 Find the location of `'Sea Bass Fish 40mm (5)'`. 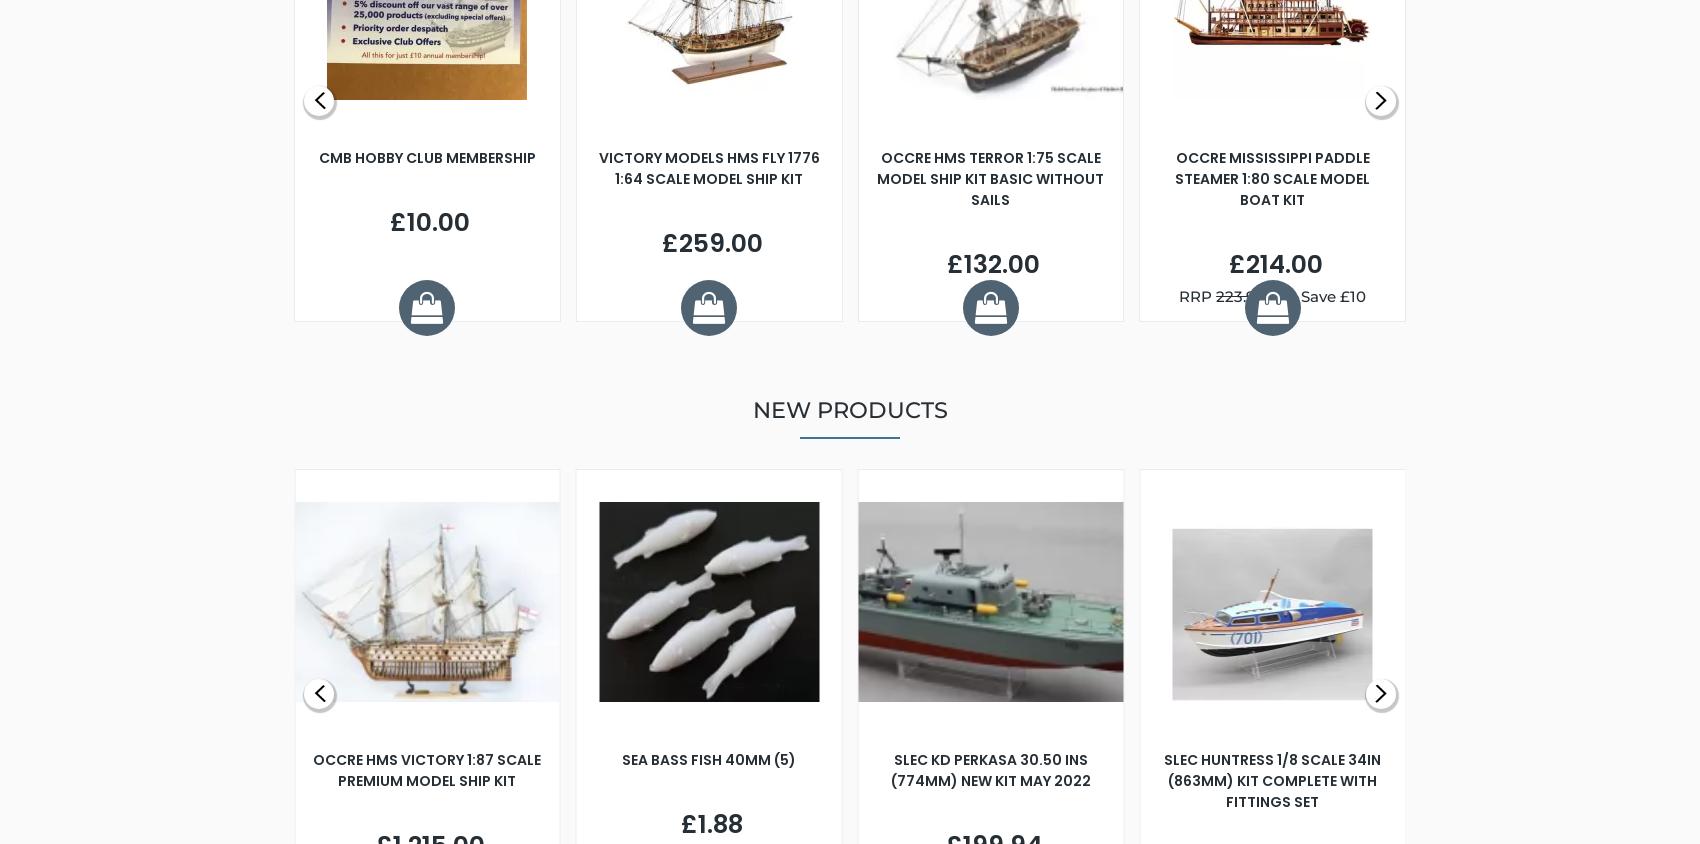

'Sea Bass Fish 40mm (5)' is located at coordinates (709, 759).